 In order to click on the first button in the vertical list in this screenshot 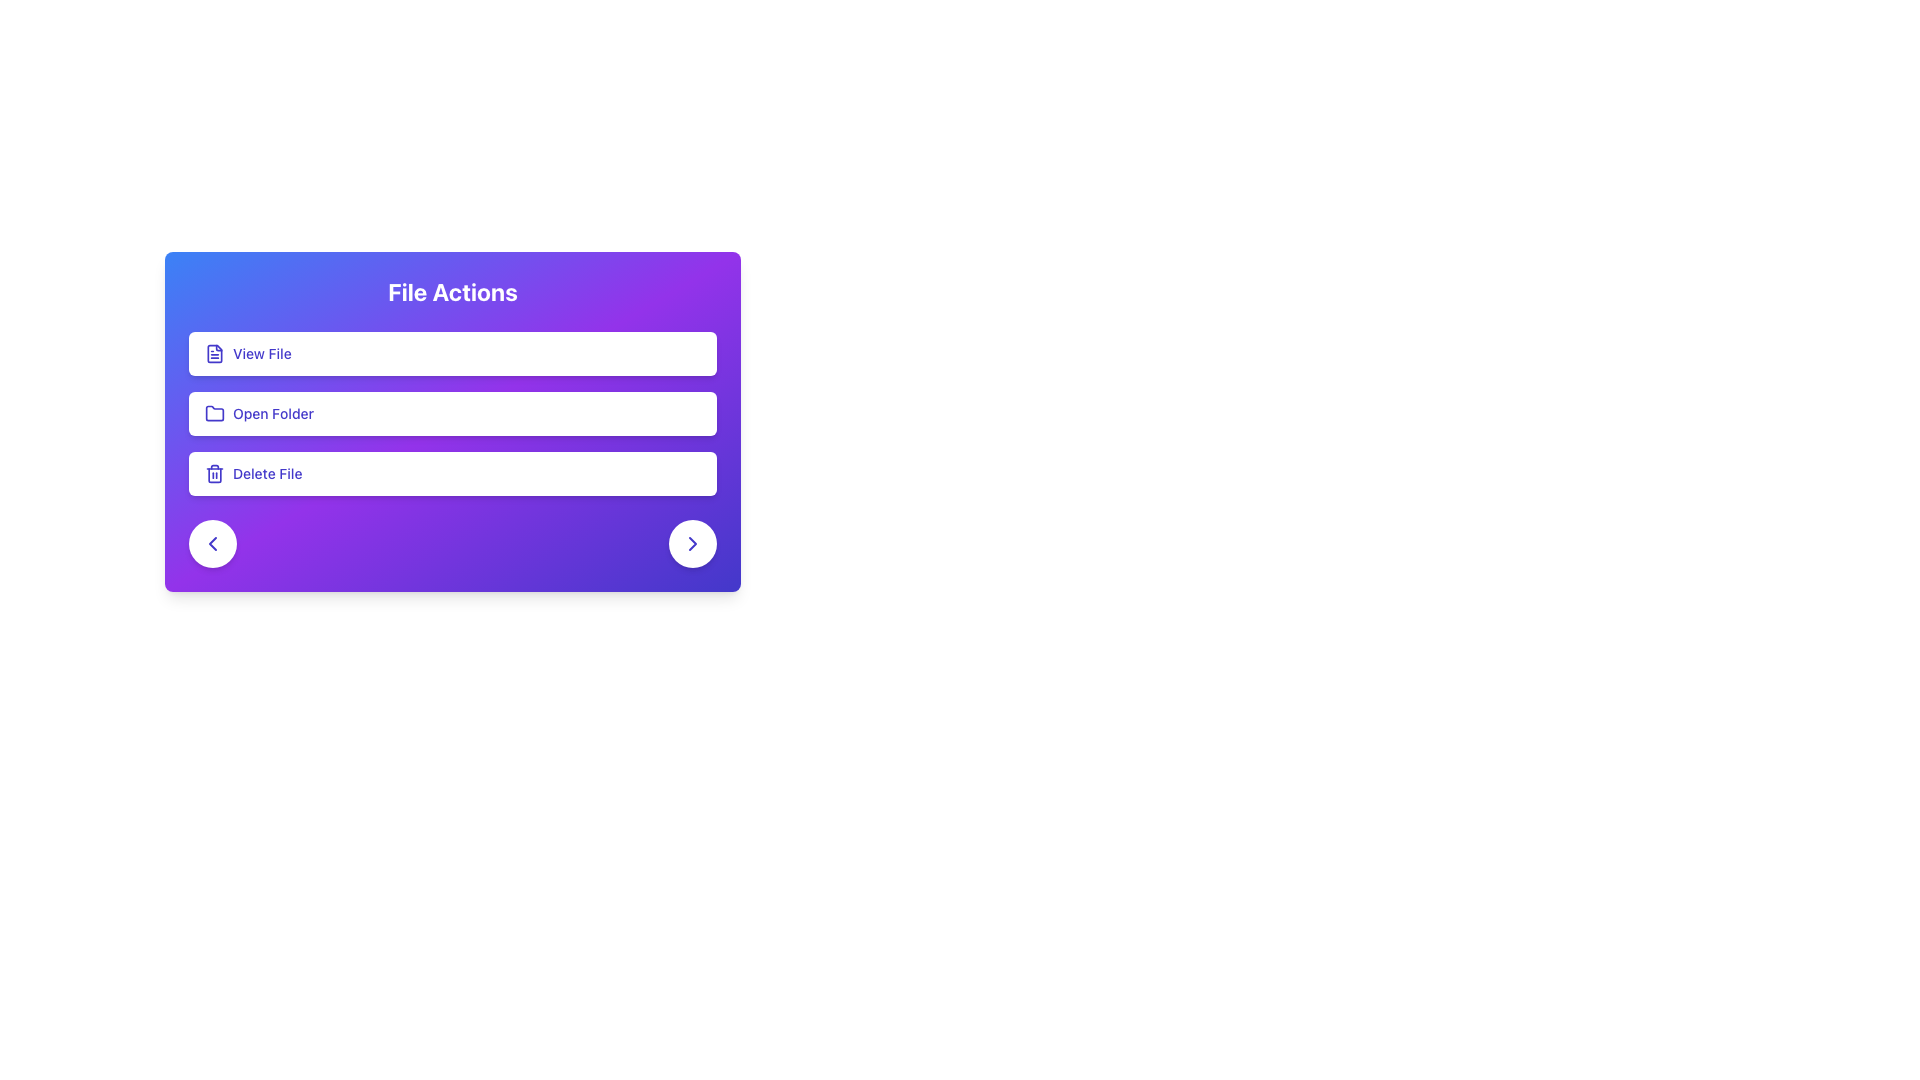, I will do `click(247, 353)`.